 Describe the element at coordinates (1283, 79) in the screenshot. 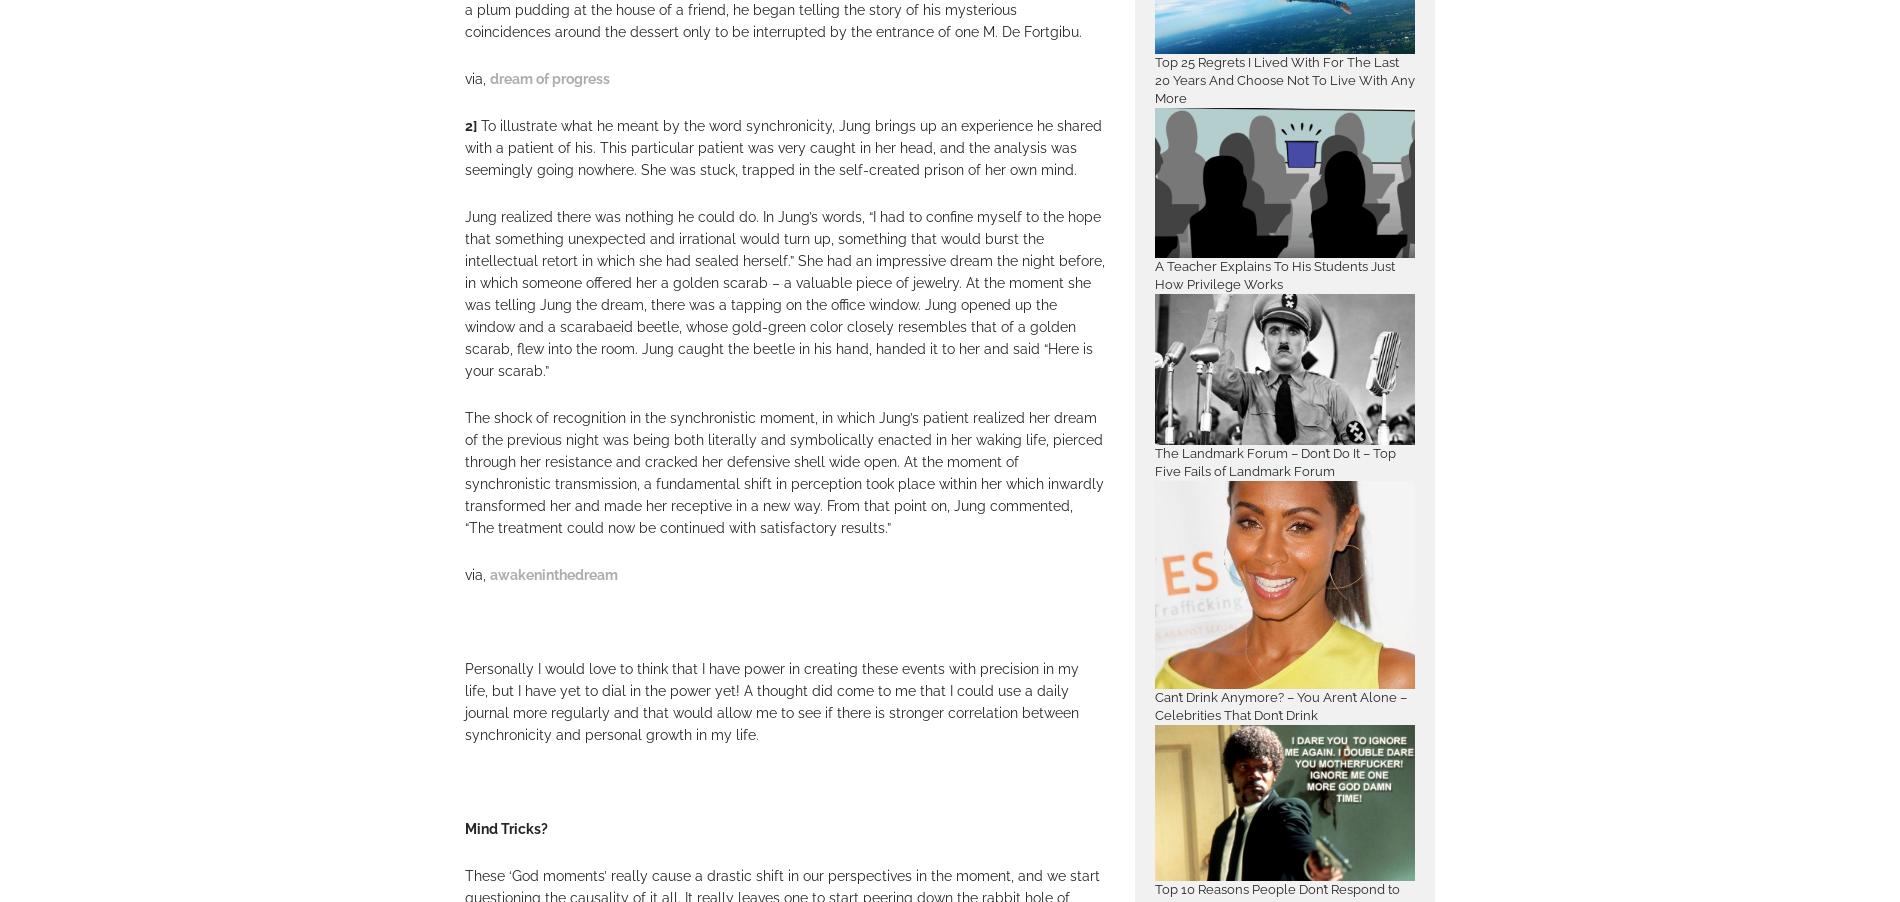

I see `'Top 25 Regrets I Lived With For The Last 20 Years And Choose Not To Live With Any More'` at that location.